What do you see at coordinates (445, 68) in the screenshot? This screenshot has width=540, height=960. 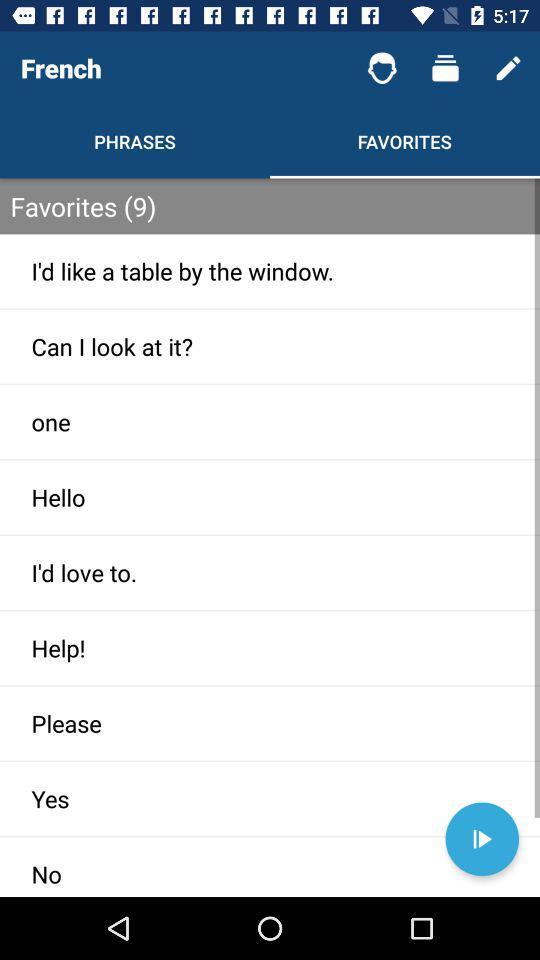 I see `the icon above favorites icon` at bounding box center [445, 68].